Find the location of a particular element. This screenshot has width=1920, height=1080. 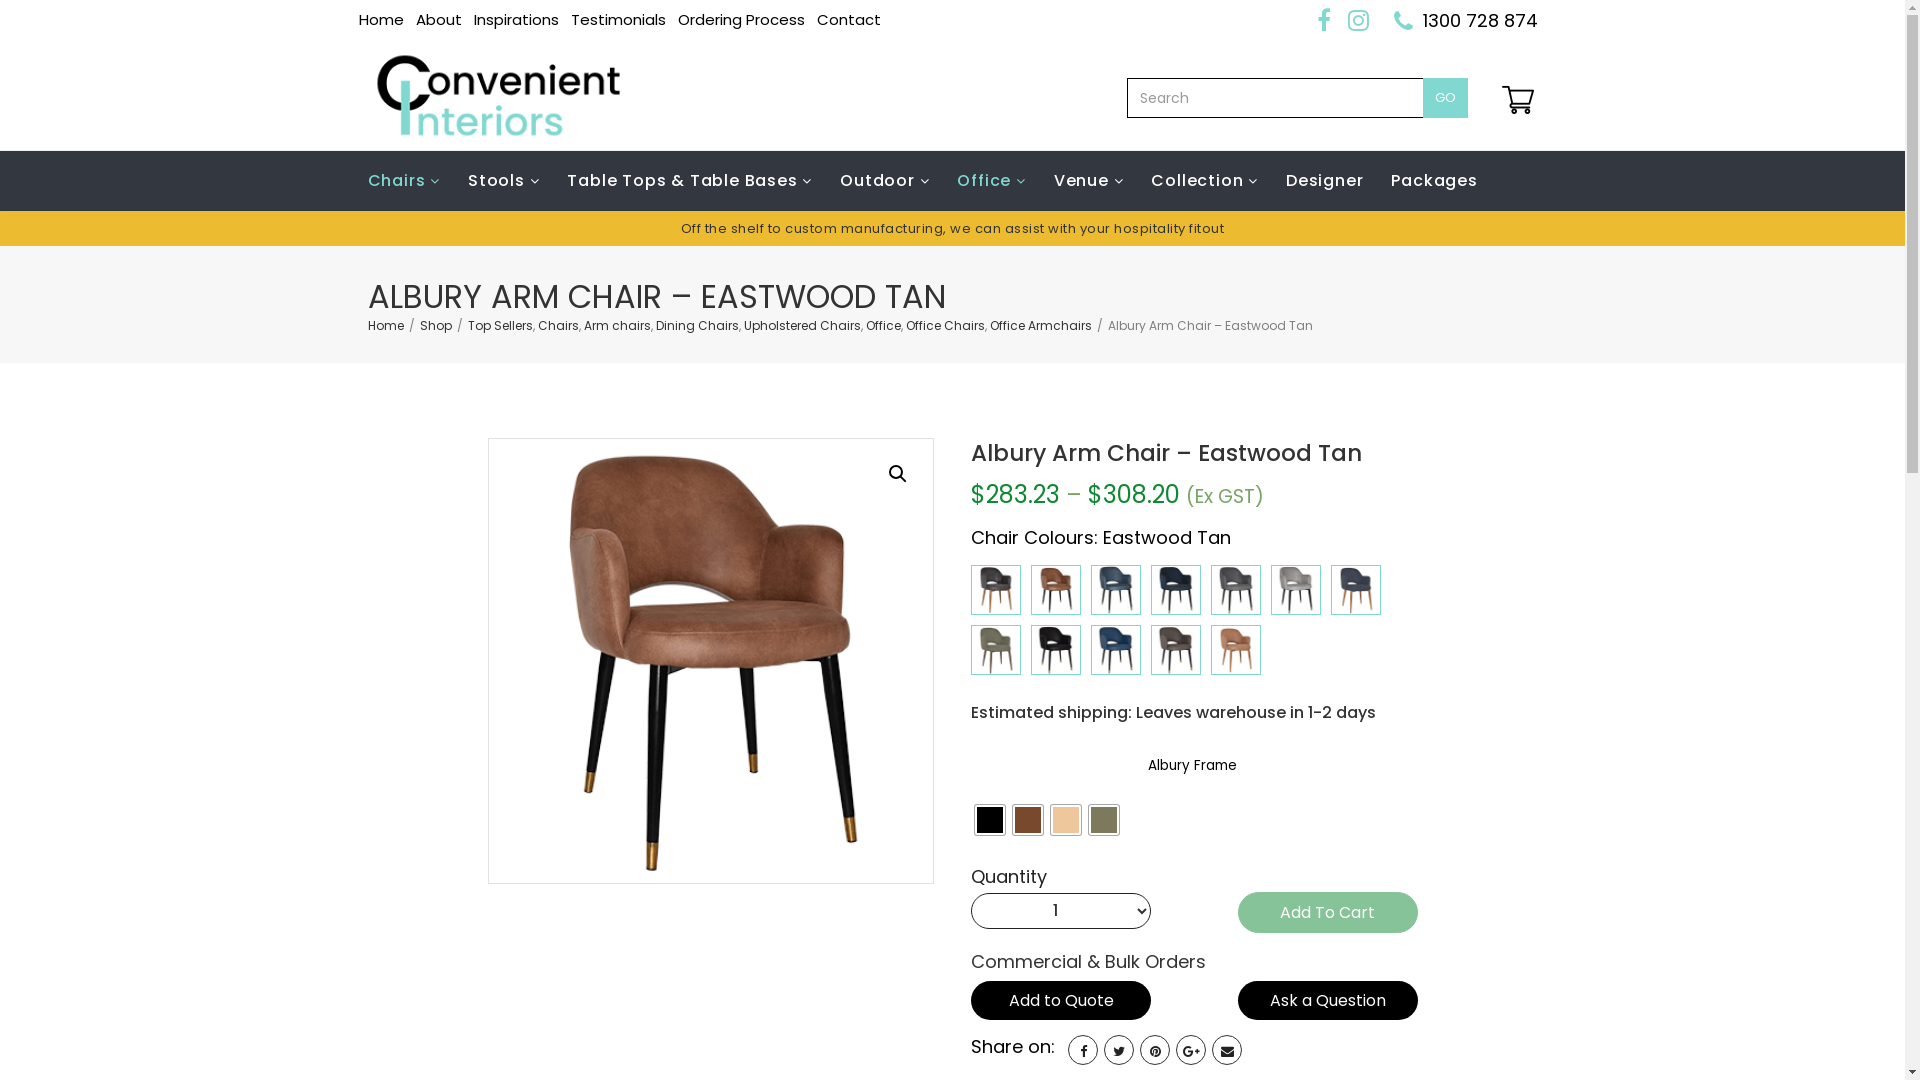

'Outdoor' is located at coordinates (883, 181).